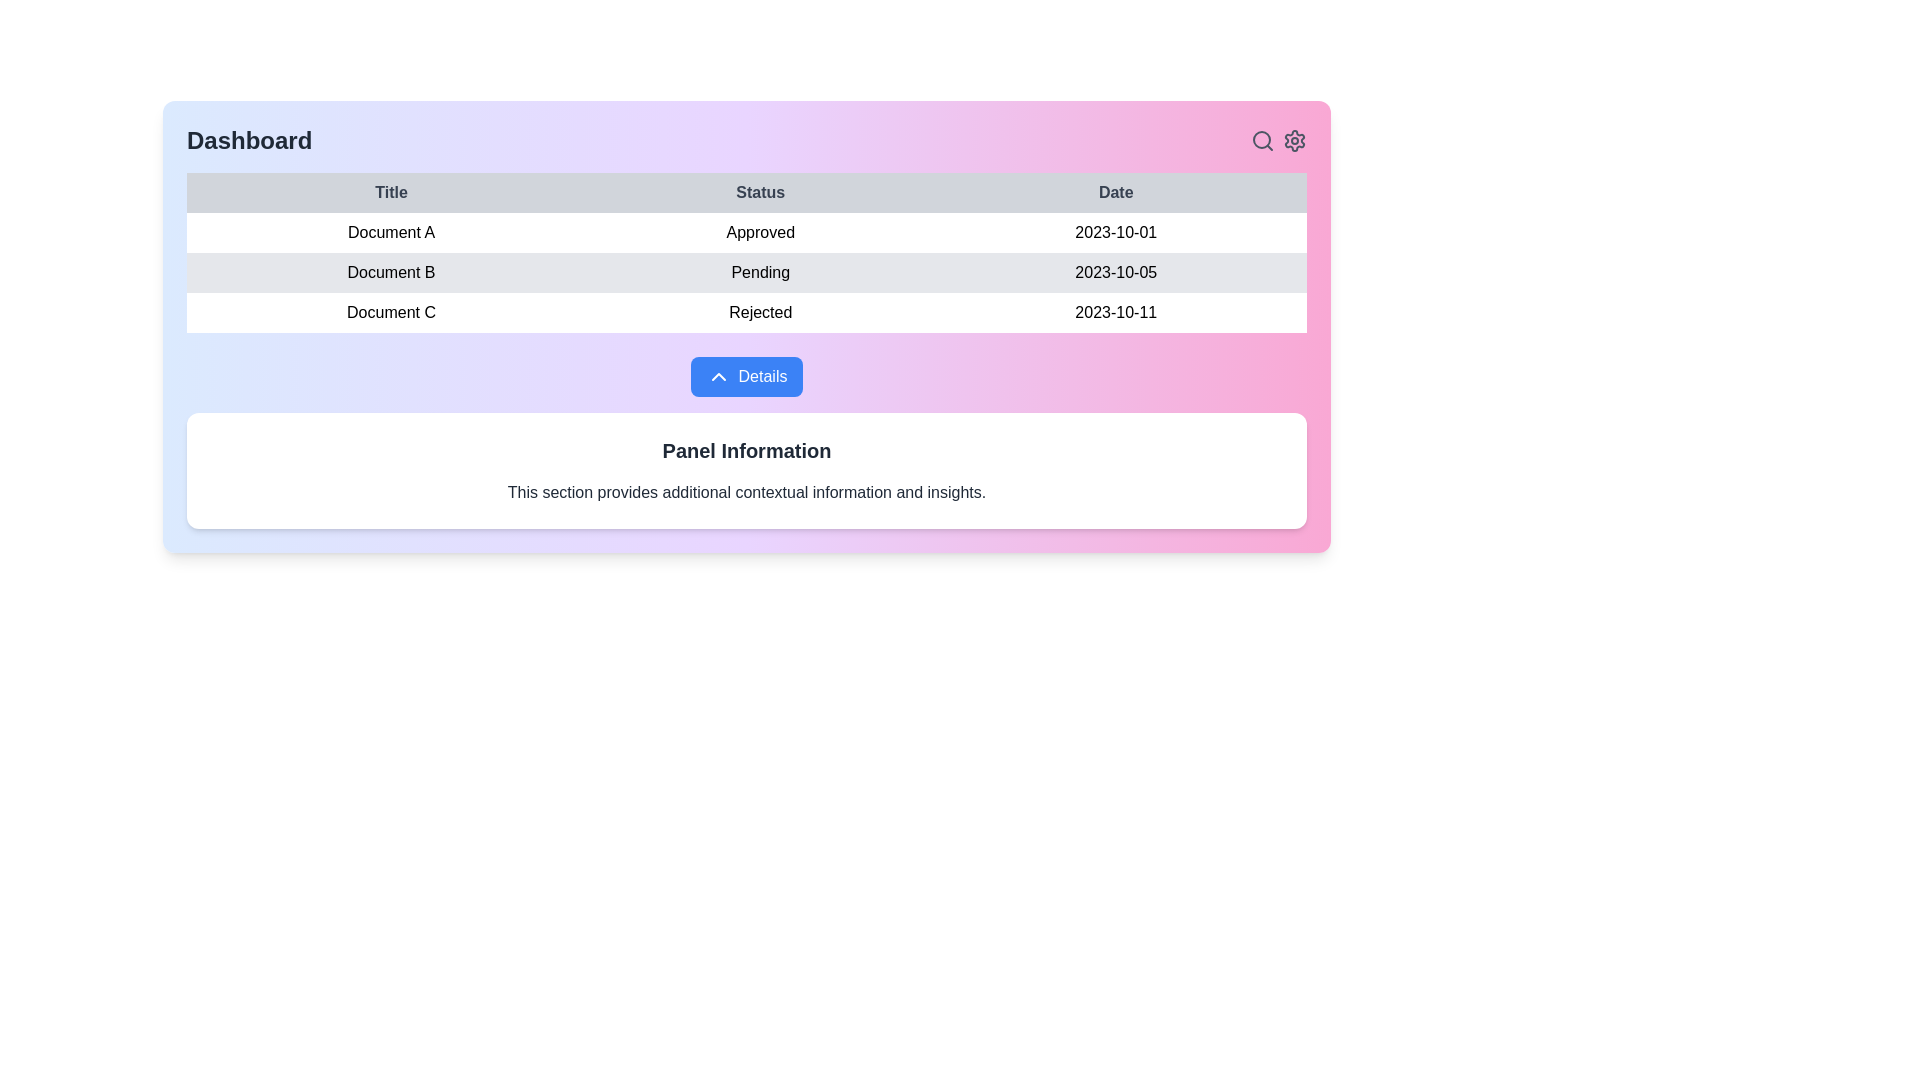 The height and width of the screenshot is (1080, 1920). Describe the element at coordinates (746, 377) in the screenshot. I see `the rectangular button with a blue background and white text reading 'Details', which features an upward-facing chevron icon` at that location.